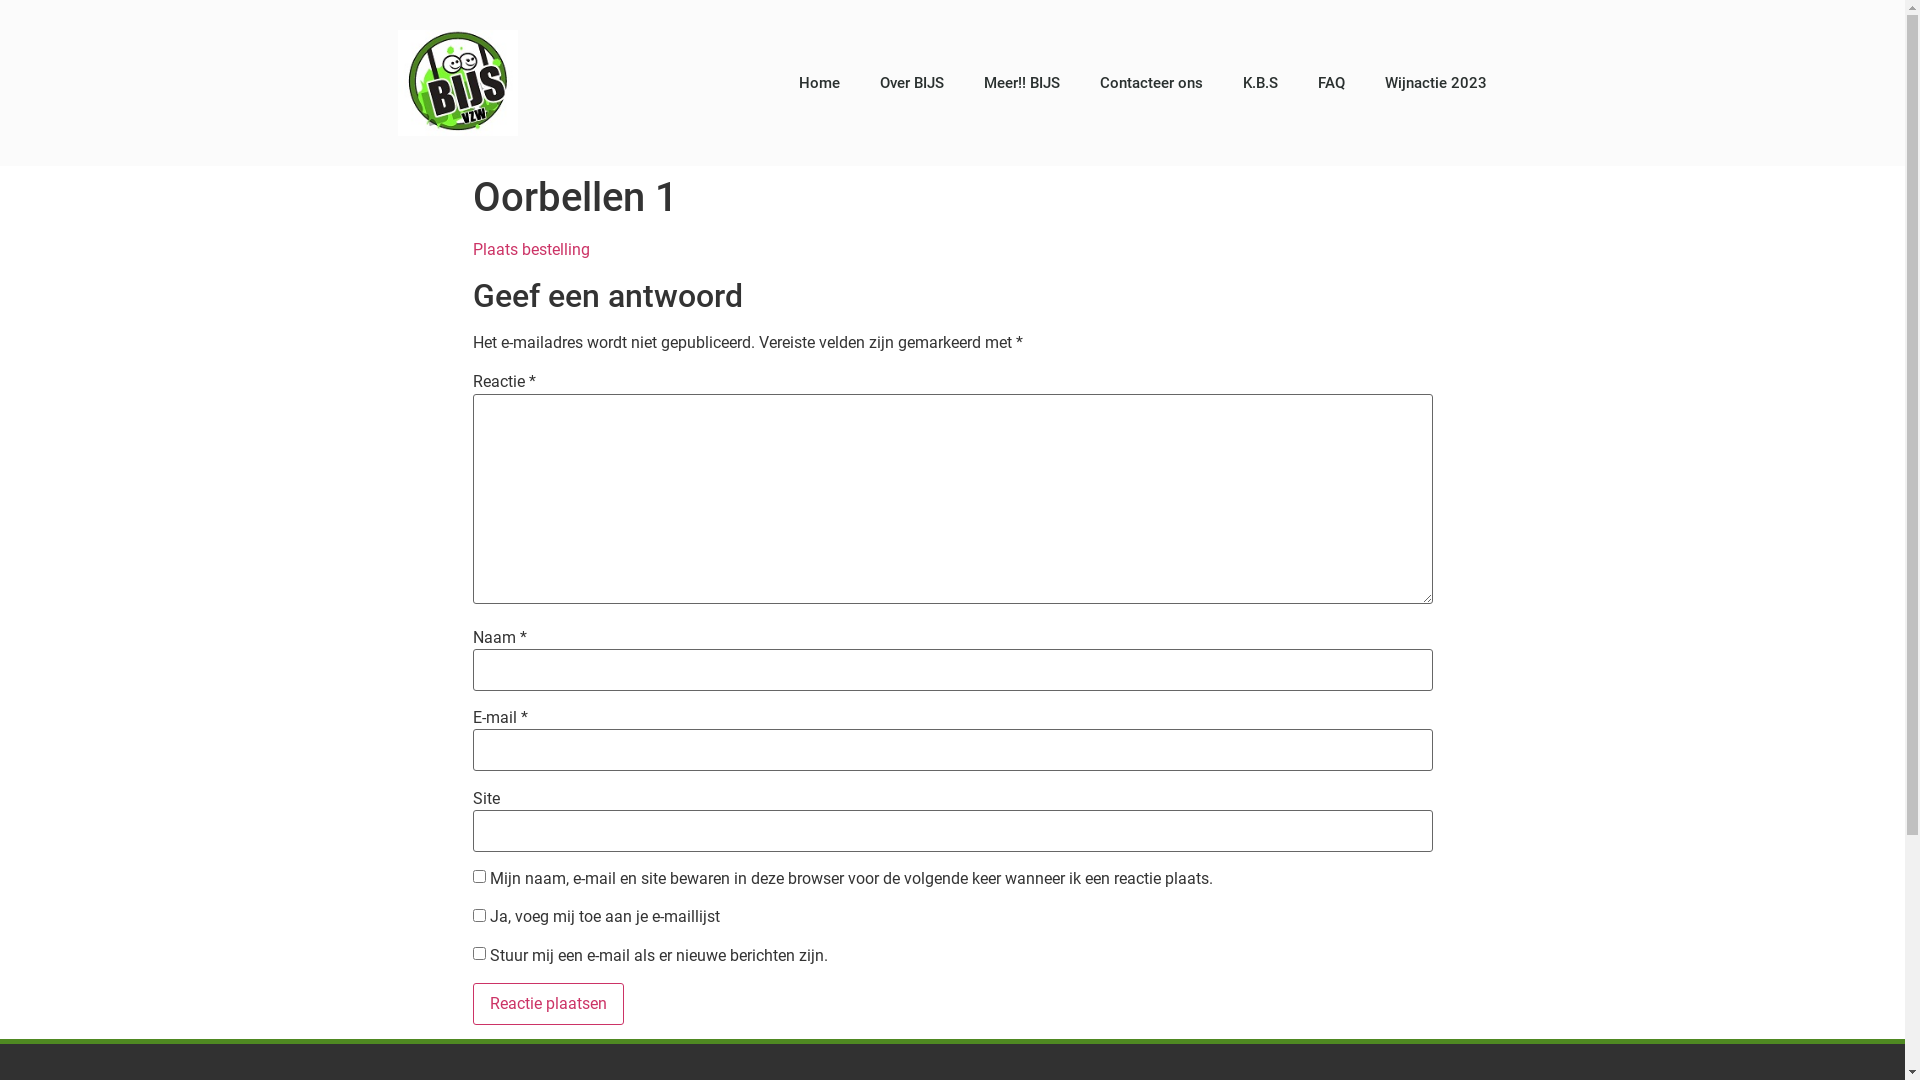  Describe the element at coordinates (470, 248) in the screenshot. I see `'Plaats bestelling'` at that location.